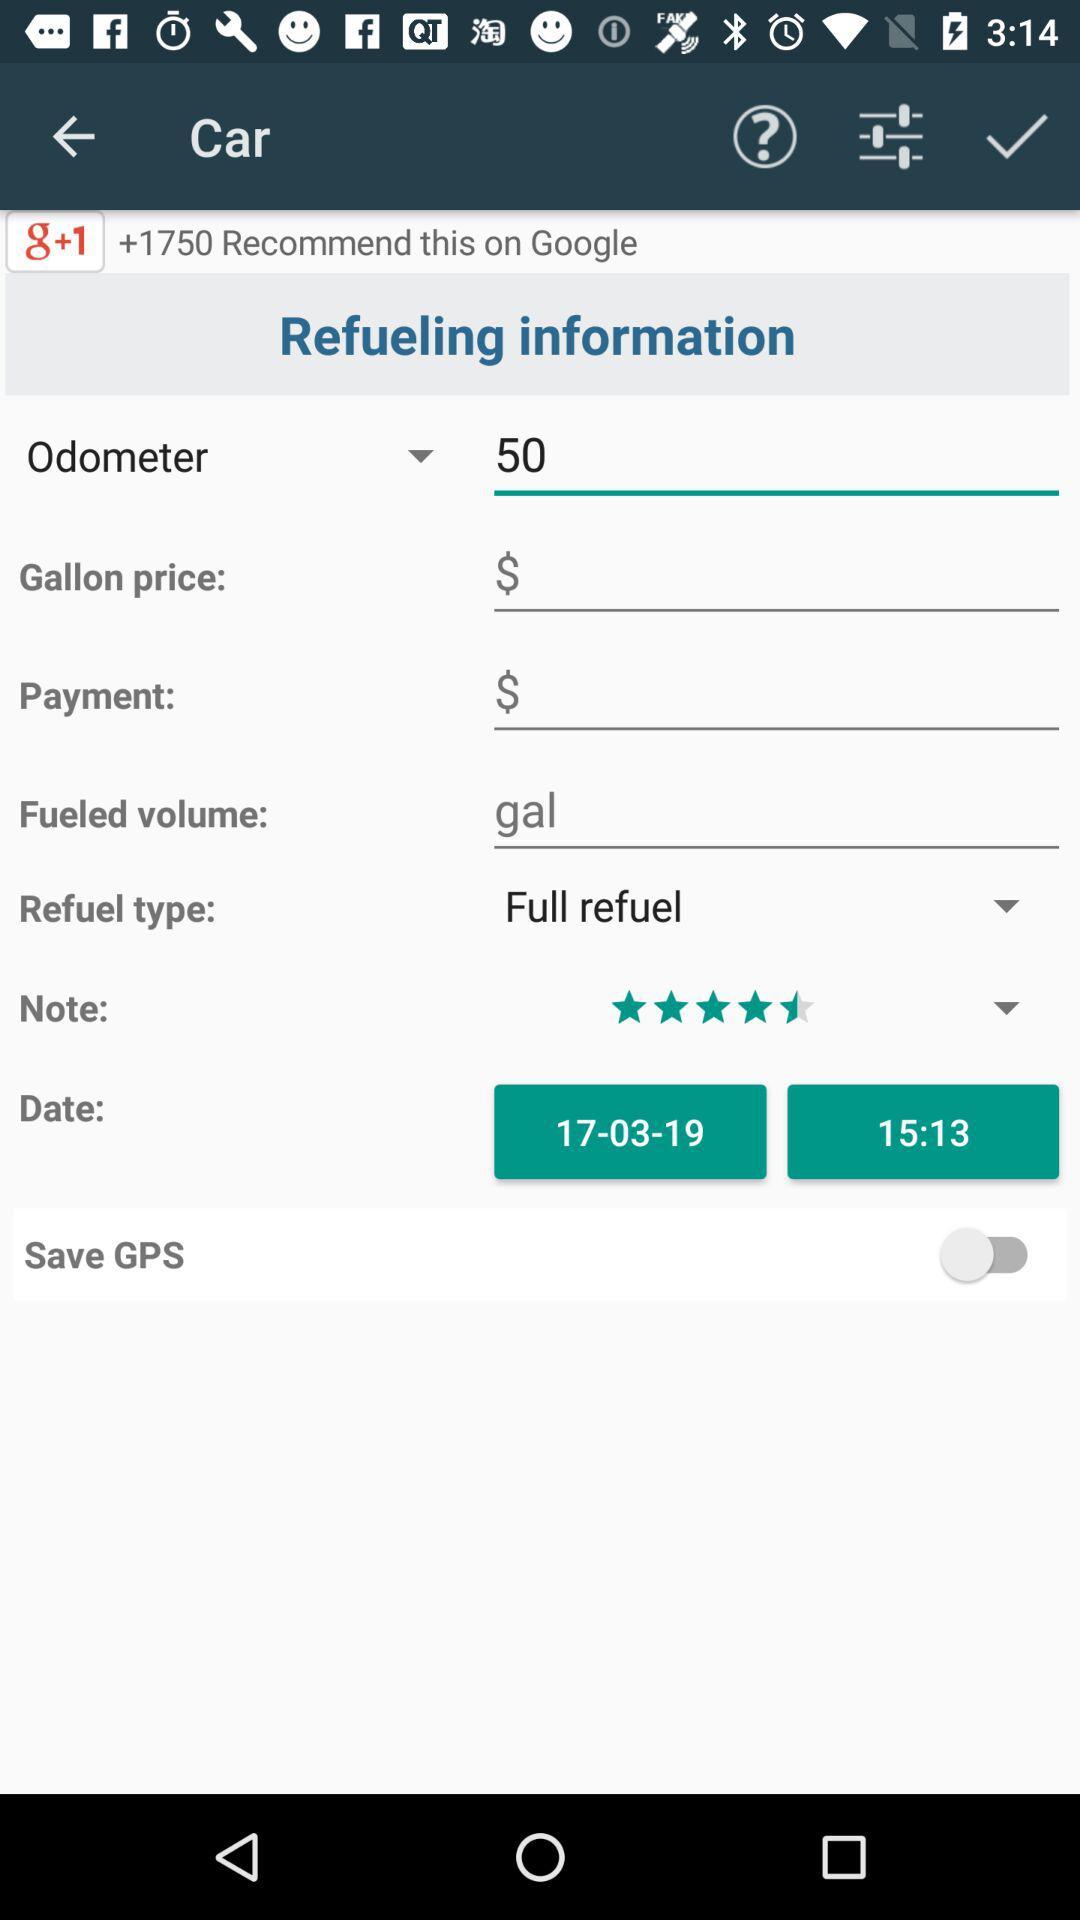 The width and height of the screenshot is (1080, 1920). I want to click on the 17-03-19 icon, so click(630, 1131).